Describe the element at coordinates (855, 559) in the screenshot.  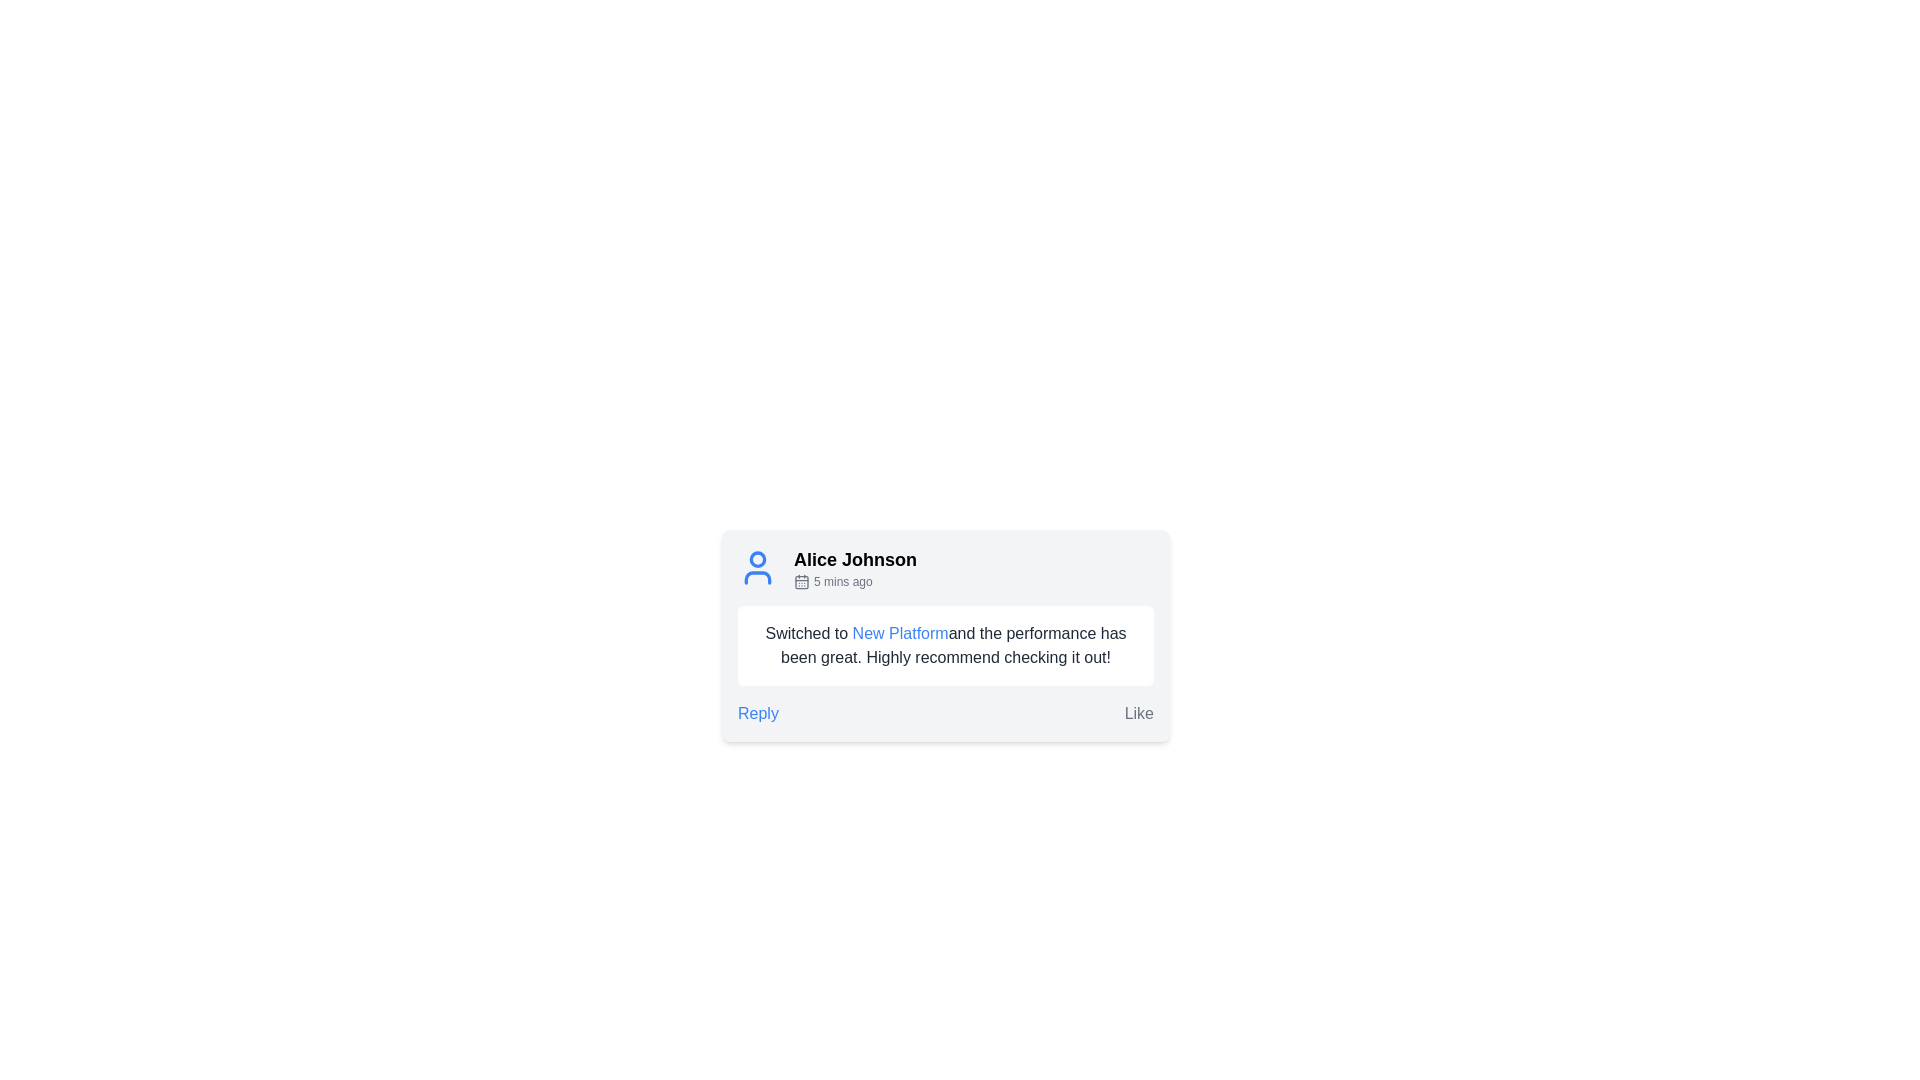
I see `the Text label that identifies the user who authored the comment or post, which is positioned above the text '5 mins ago' and to the right of a user profile icon` at that location.